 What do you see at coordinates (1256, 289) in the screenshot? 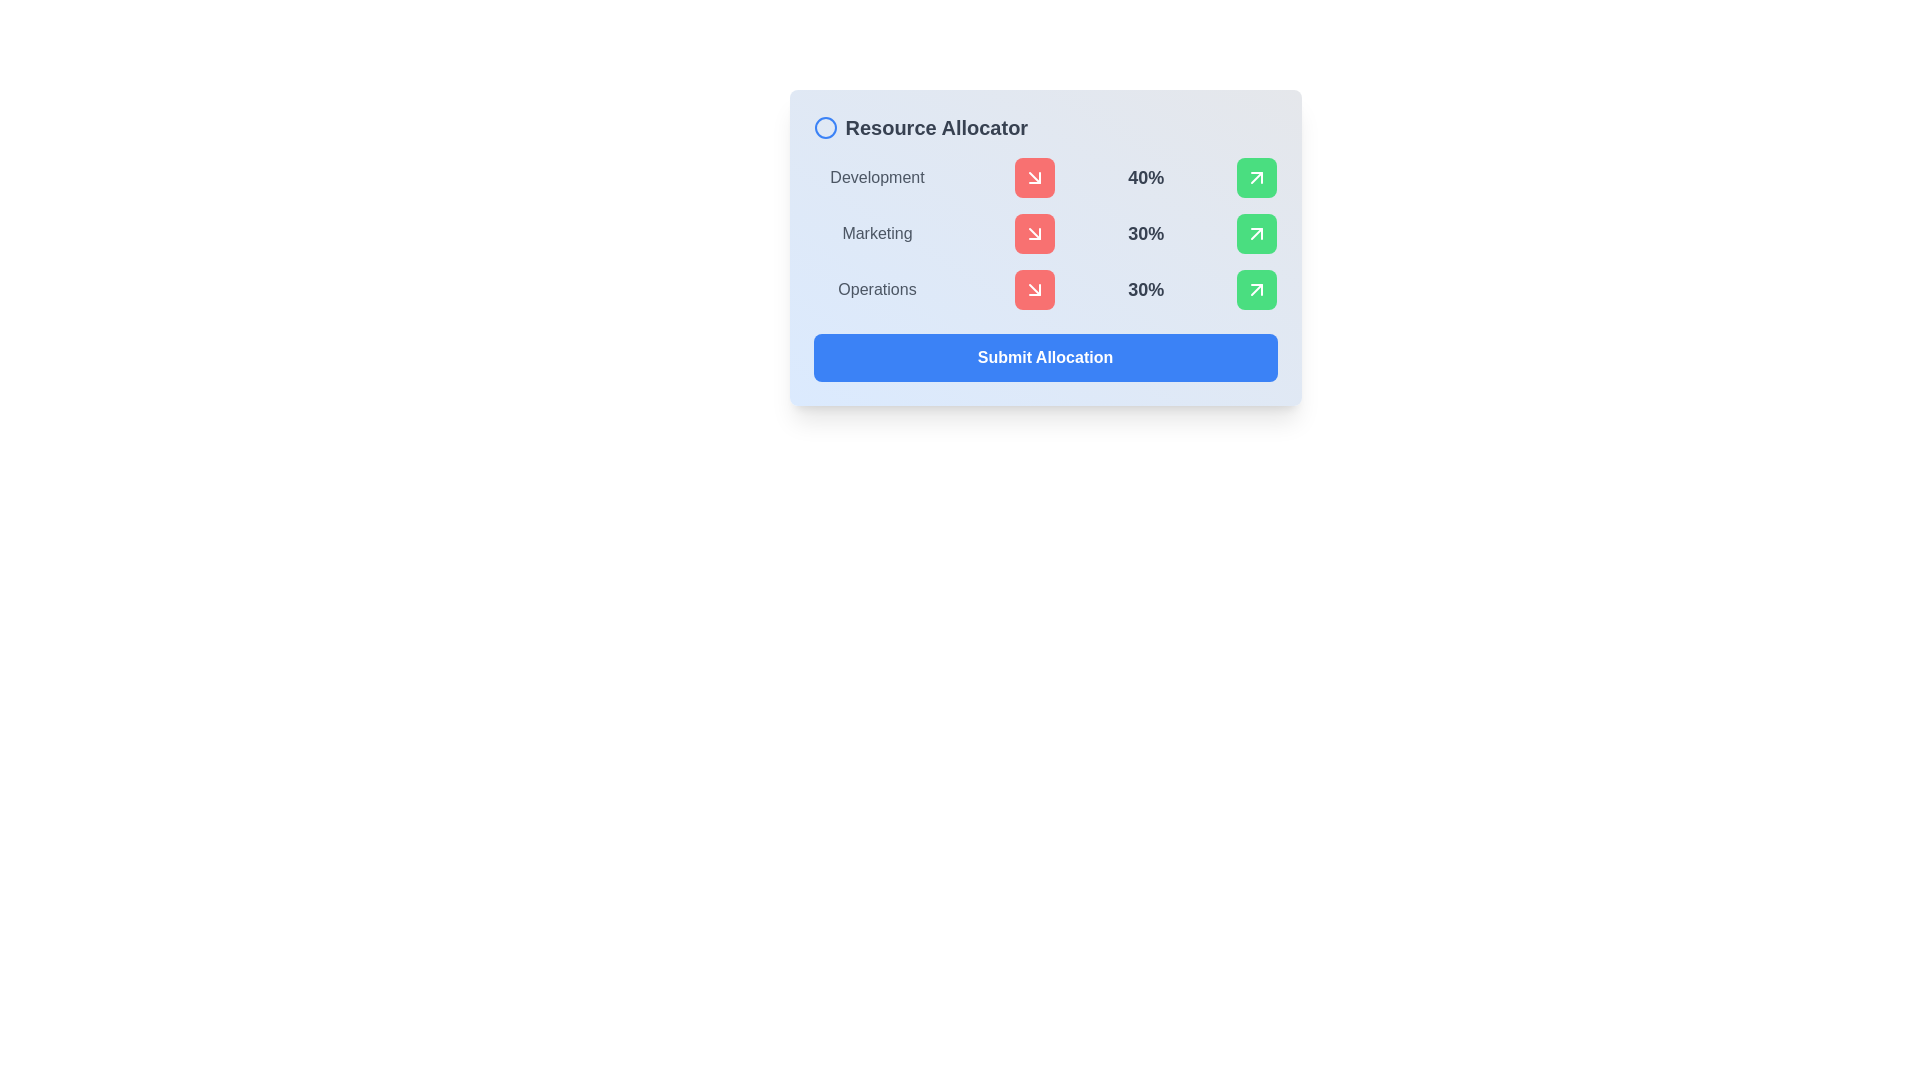
I see `the green button with a white arrow pointing diagonally upward to the right, located in the 'Operations' row` at bounding box center [1256, 289].